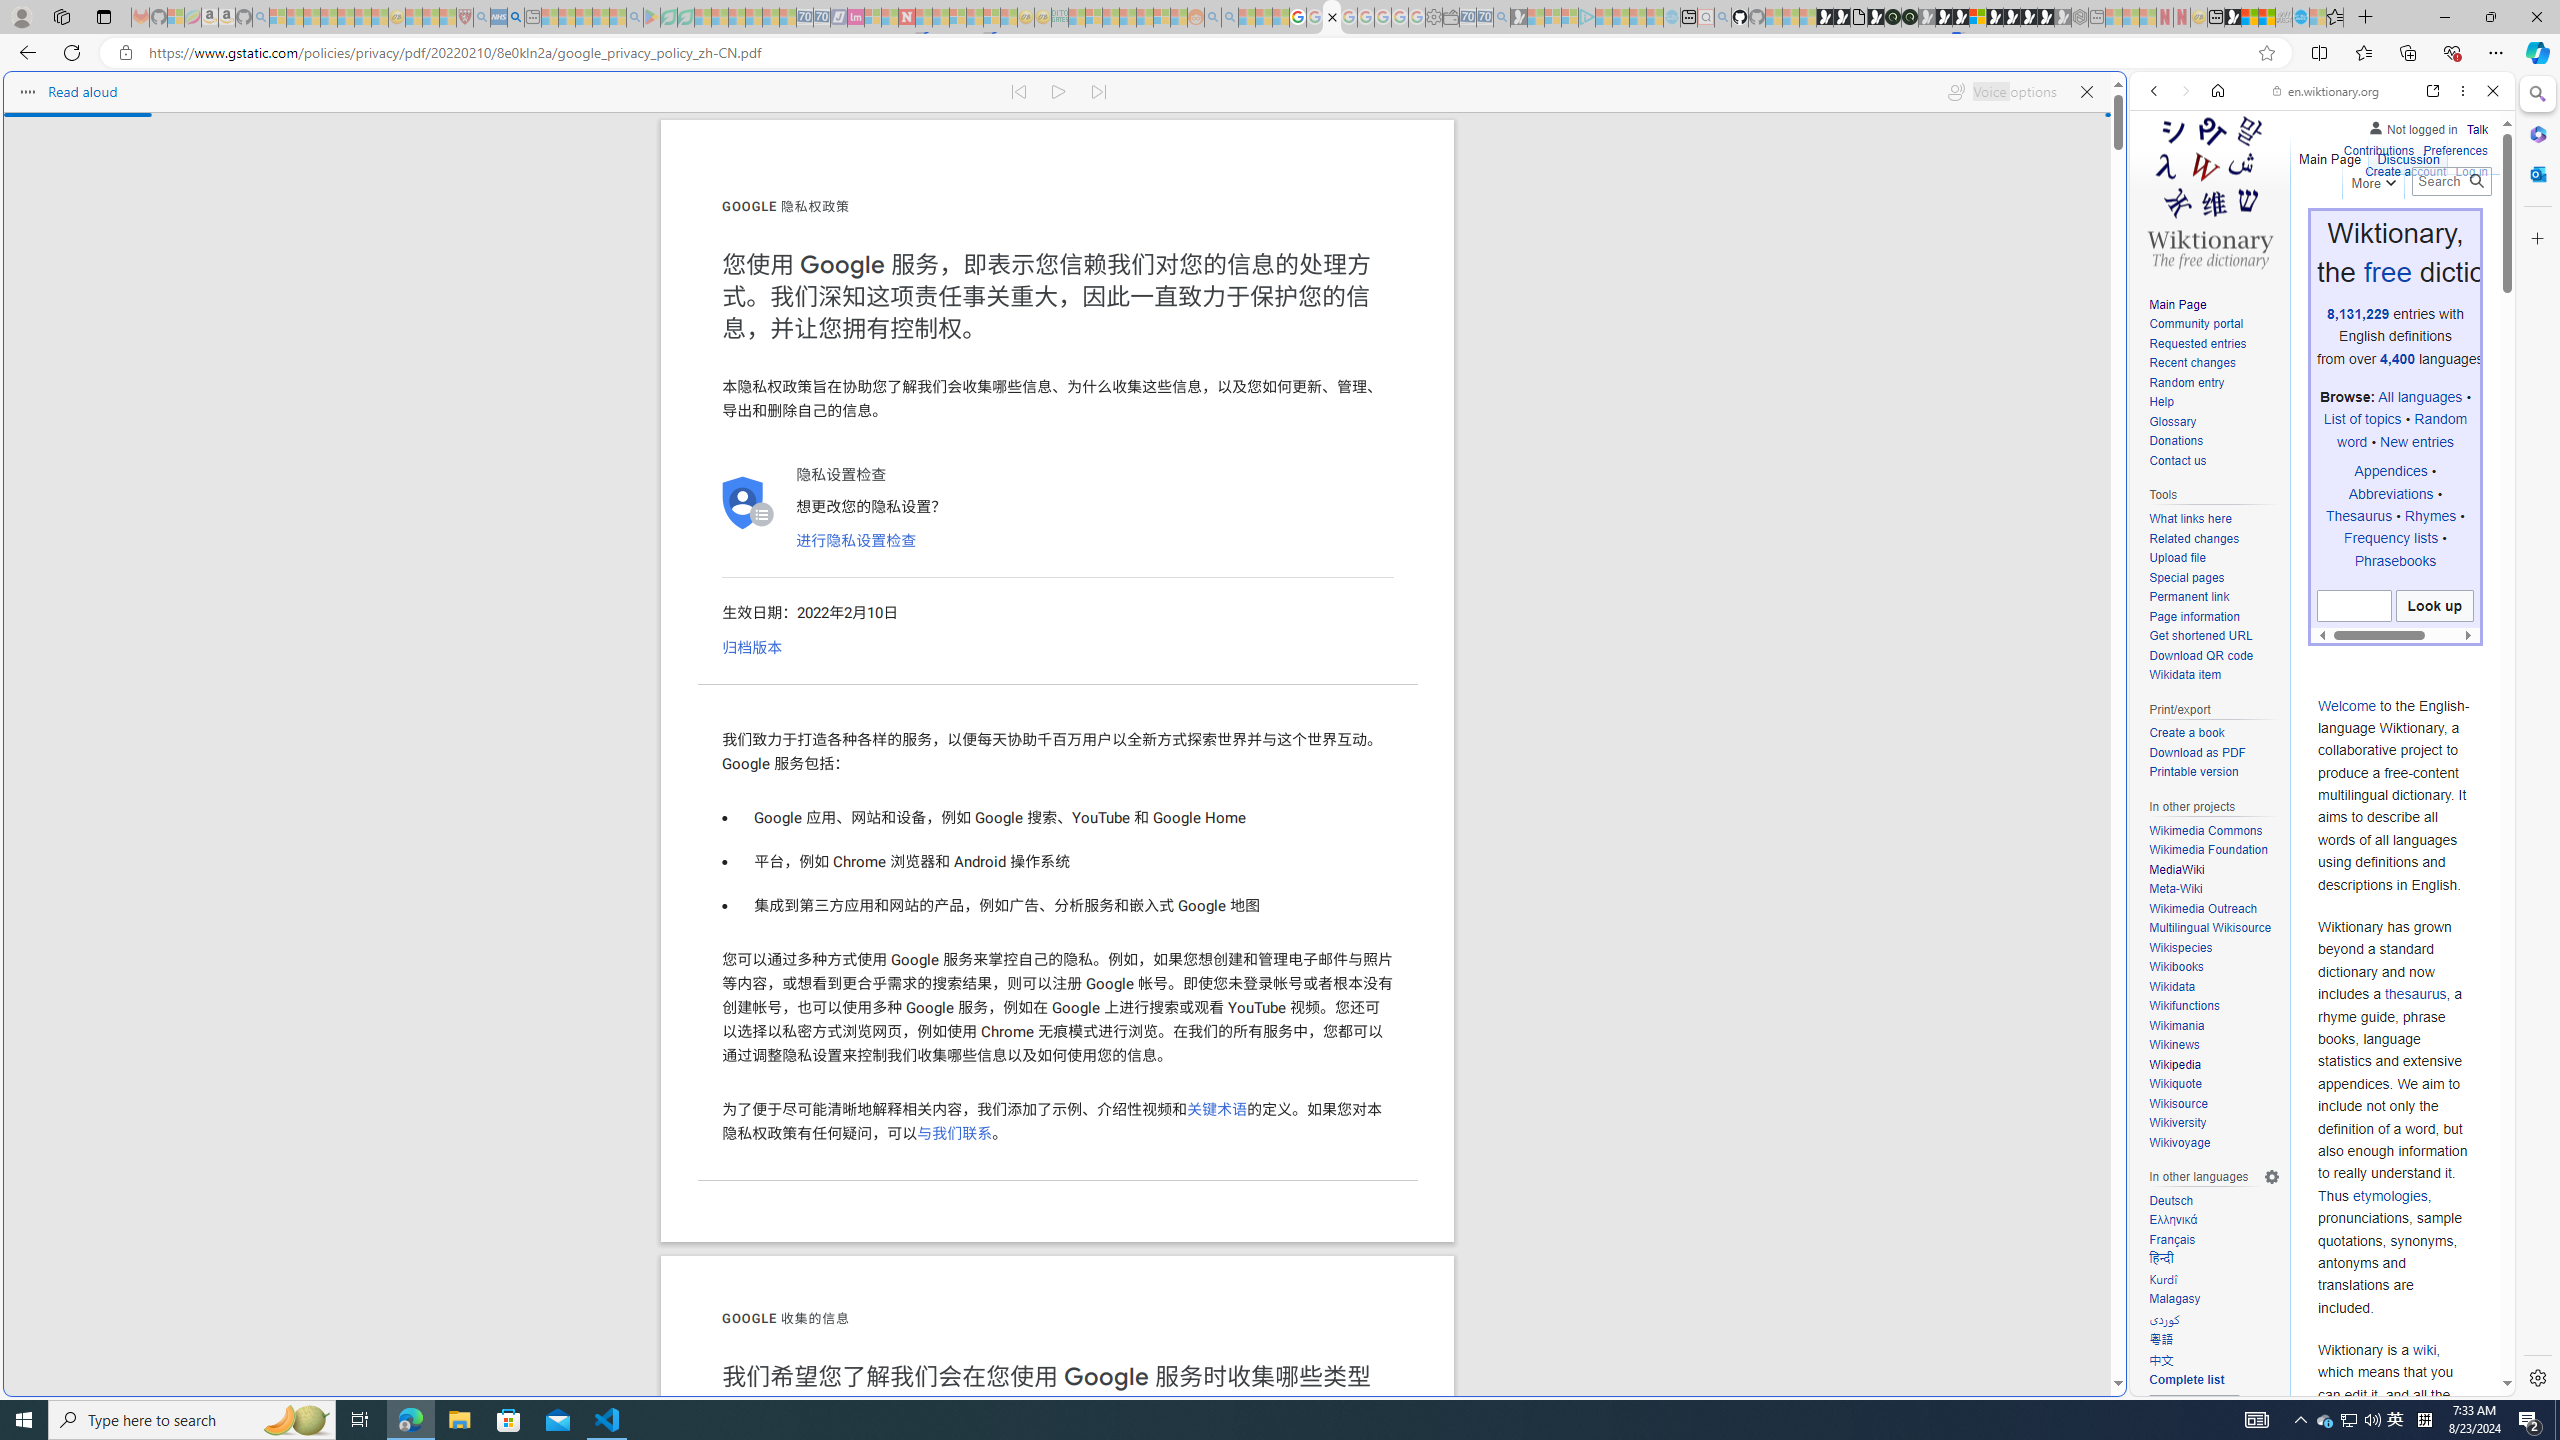 The image size is (2560, 1440). Describe the element at coordinates (2200, 654) in the screenshot. I see `'Download QR code'` at that location.